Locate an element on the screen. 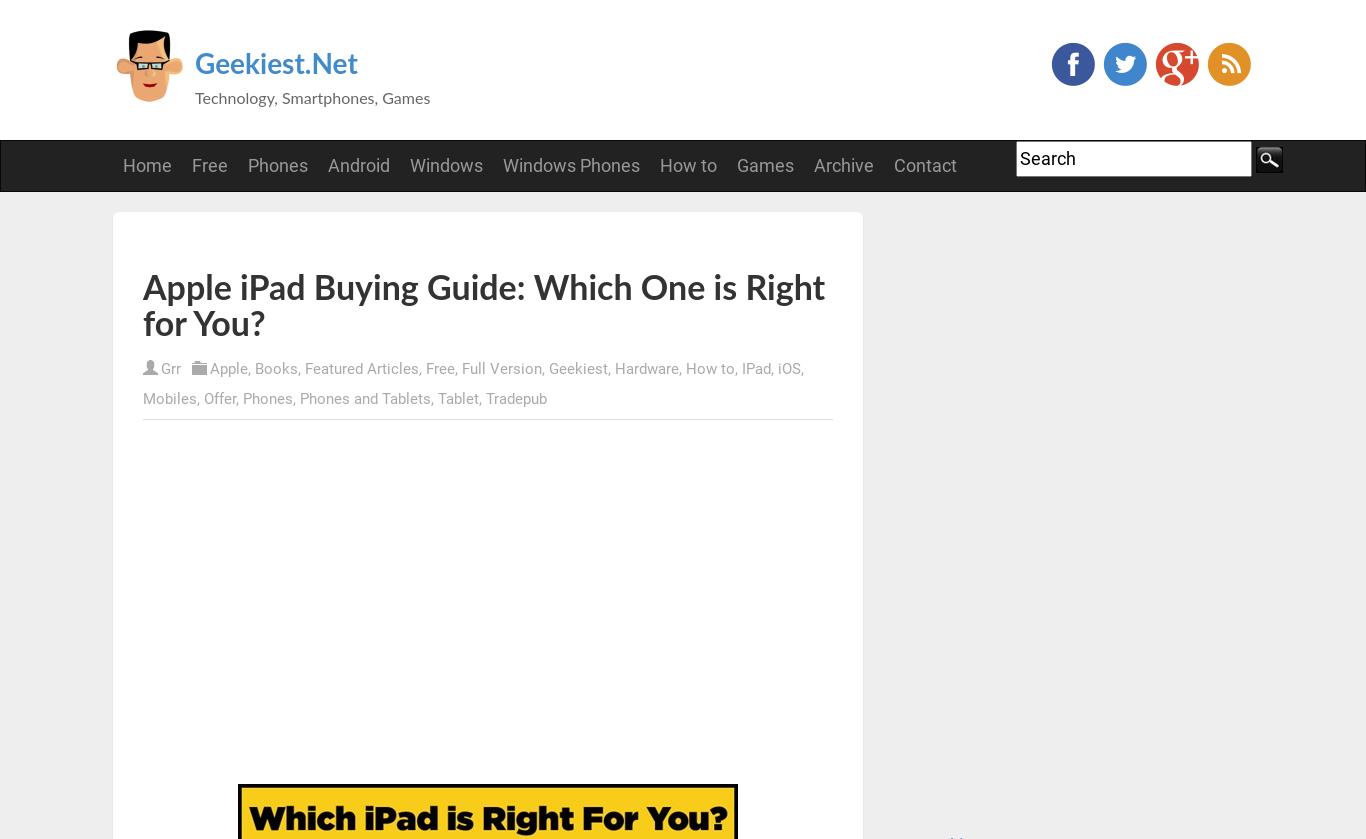 This screenshot has width=1366, height=839. 'Tablet' is located at coordinates (458, 399).